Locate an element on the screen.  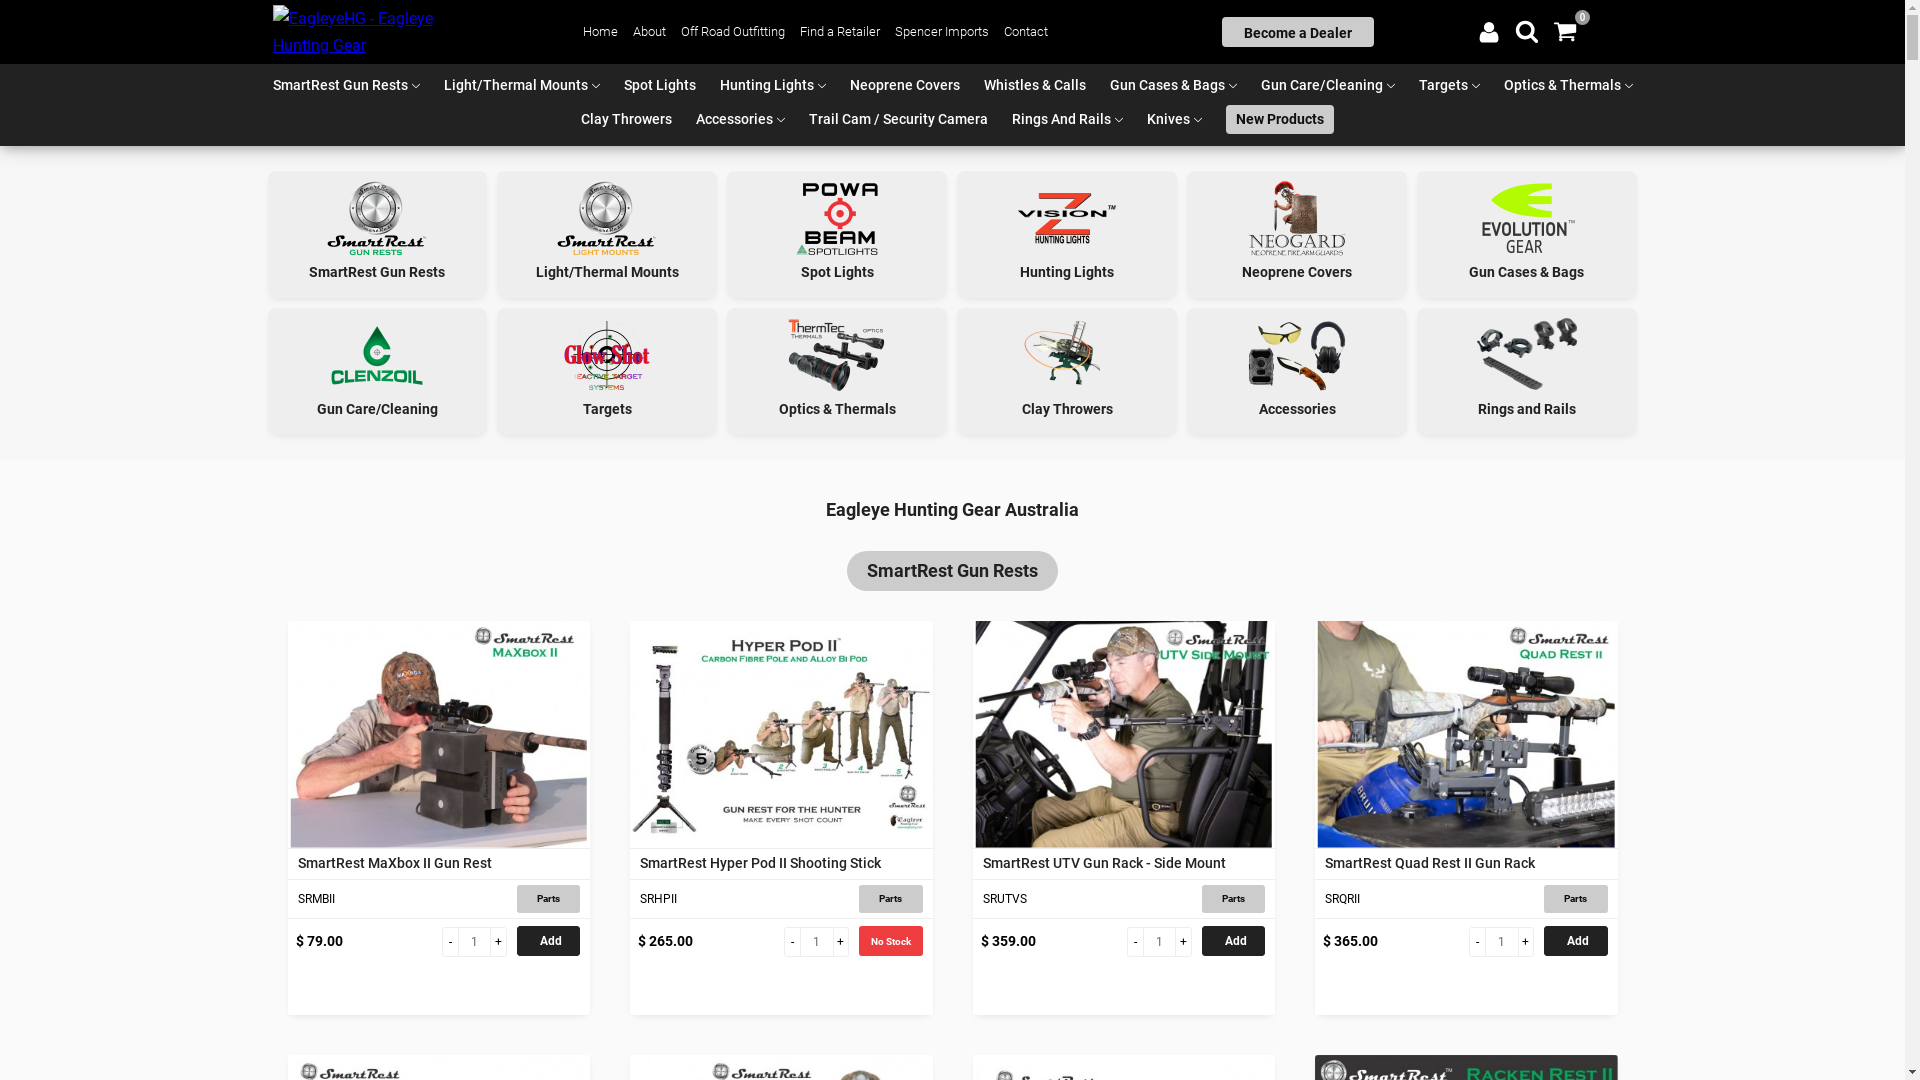
'No Stock' is located at coordinates (889, 941).